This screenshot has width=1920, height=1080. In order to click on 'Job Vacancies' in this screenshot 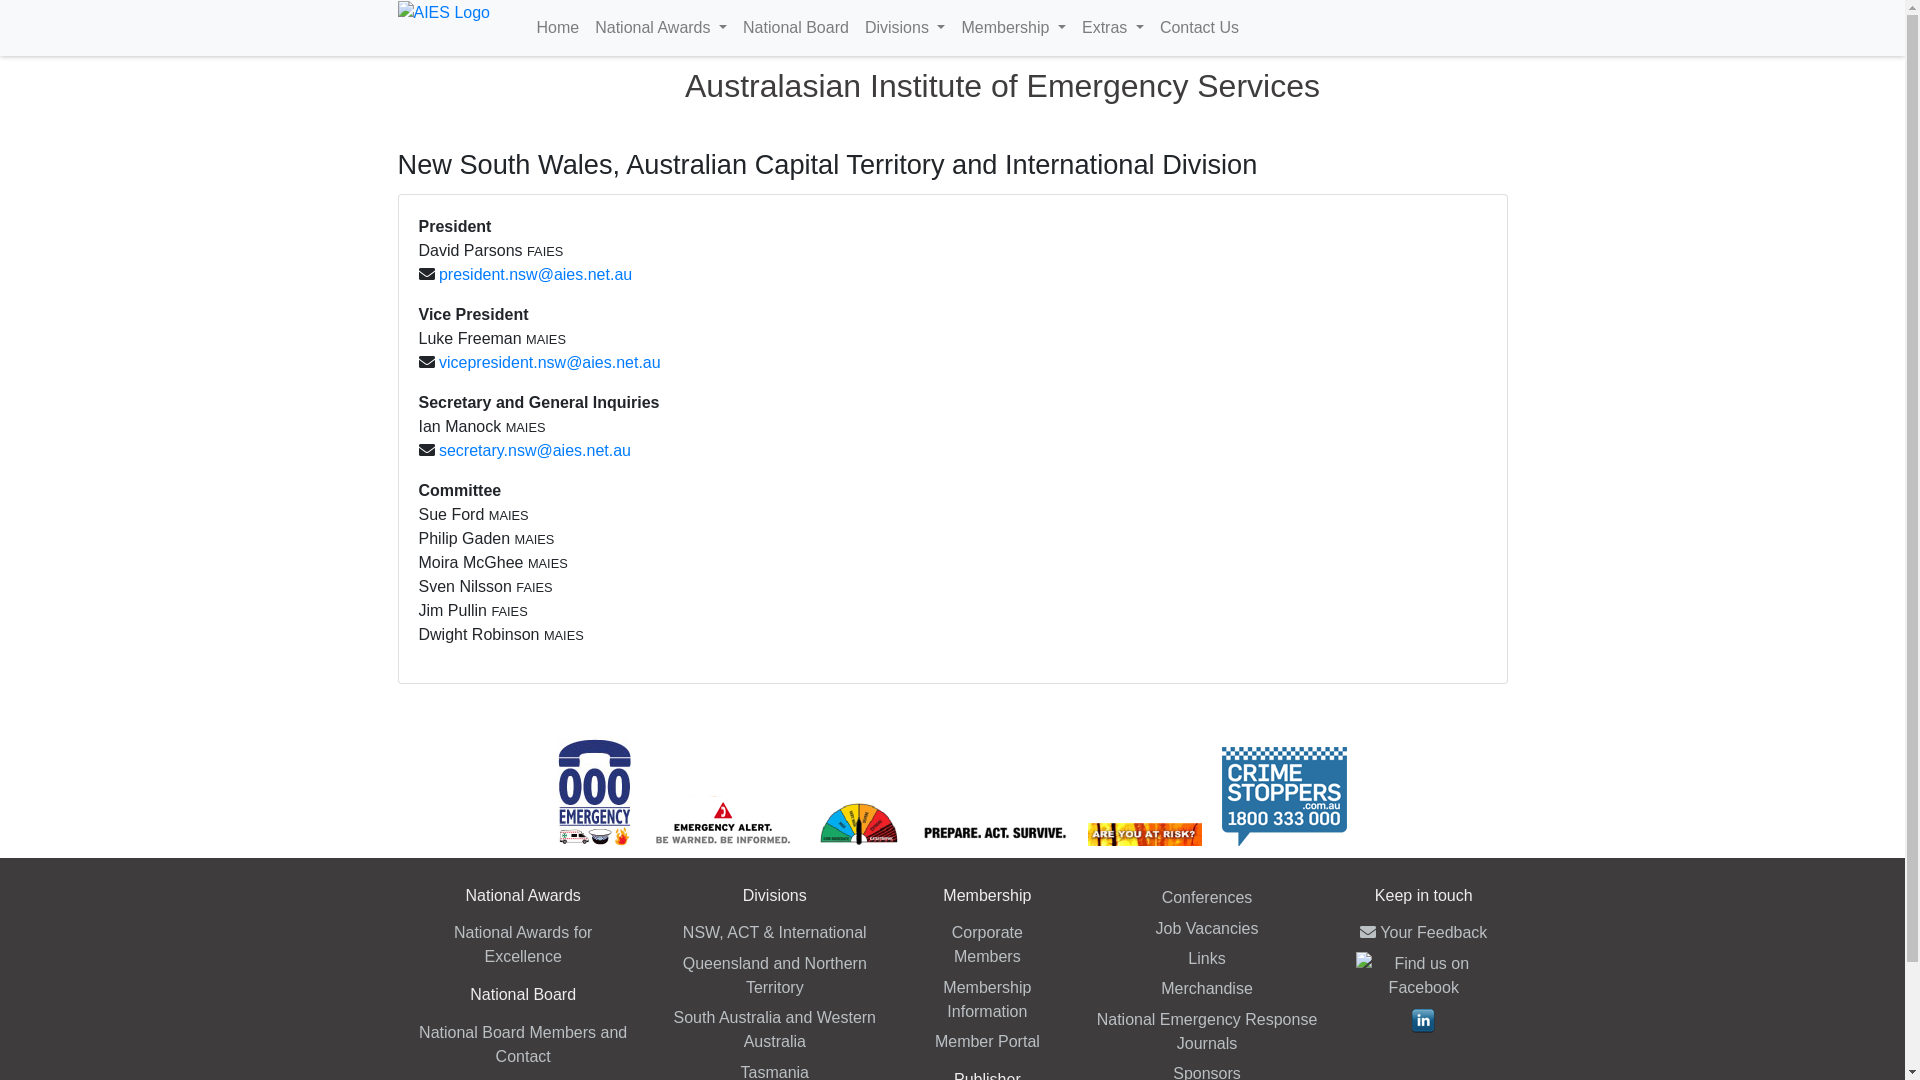, I will do `click(1206, 928)`.